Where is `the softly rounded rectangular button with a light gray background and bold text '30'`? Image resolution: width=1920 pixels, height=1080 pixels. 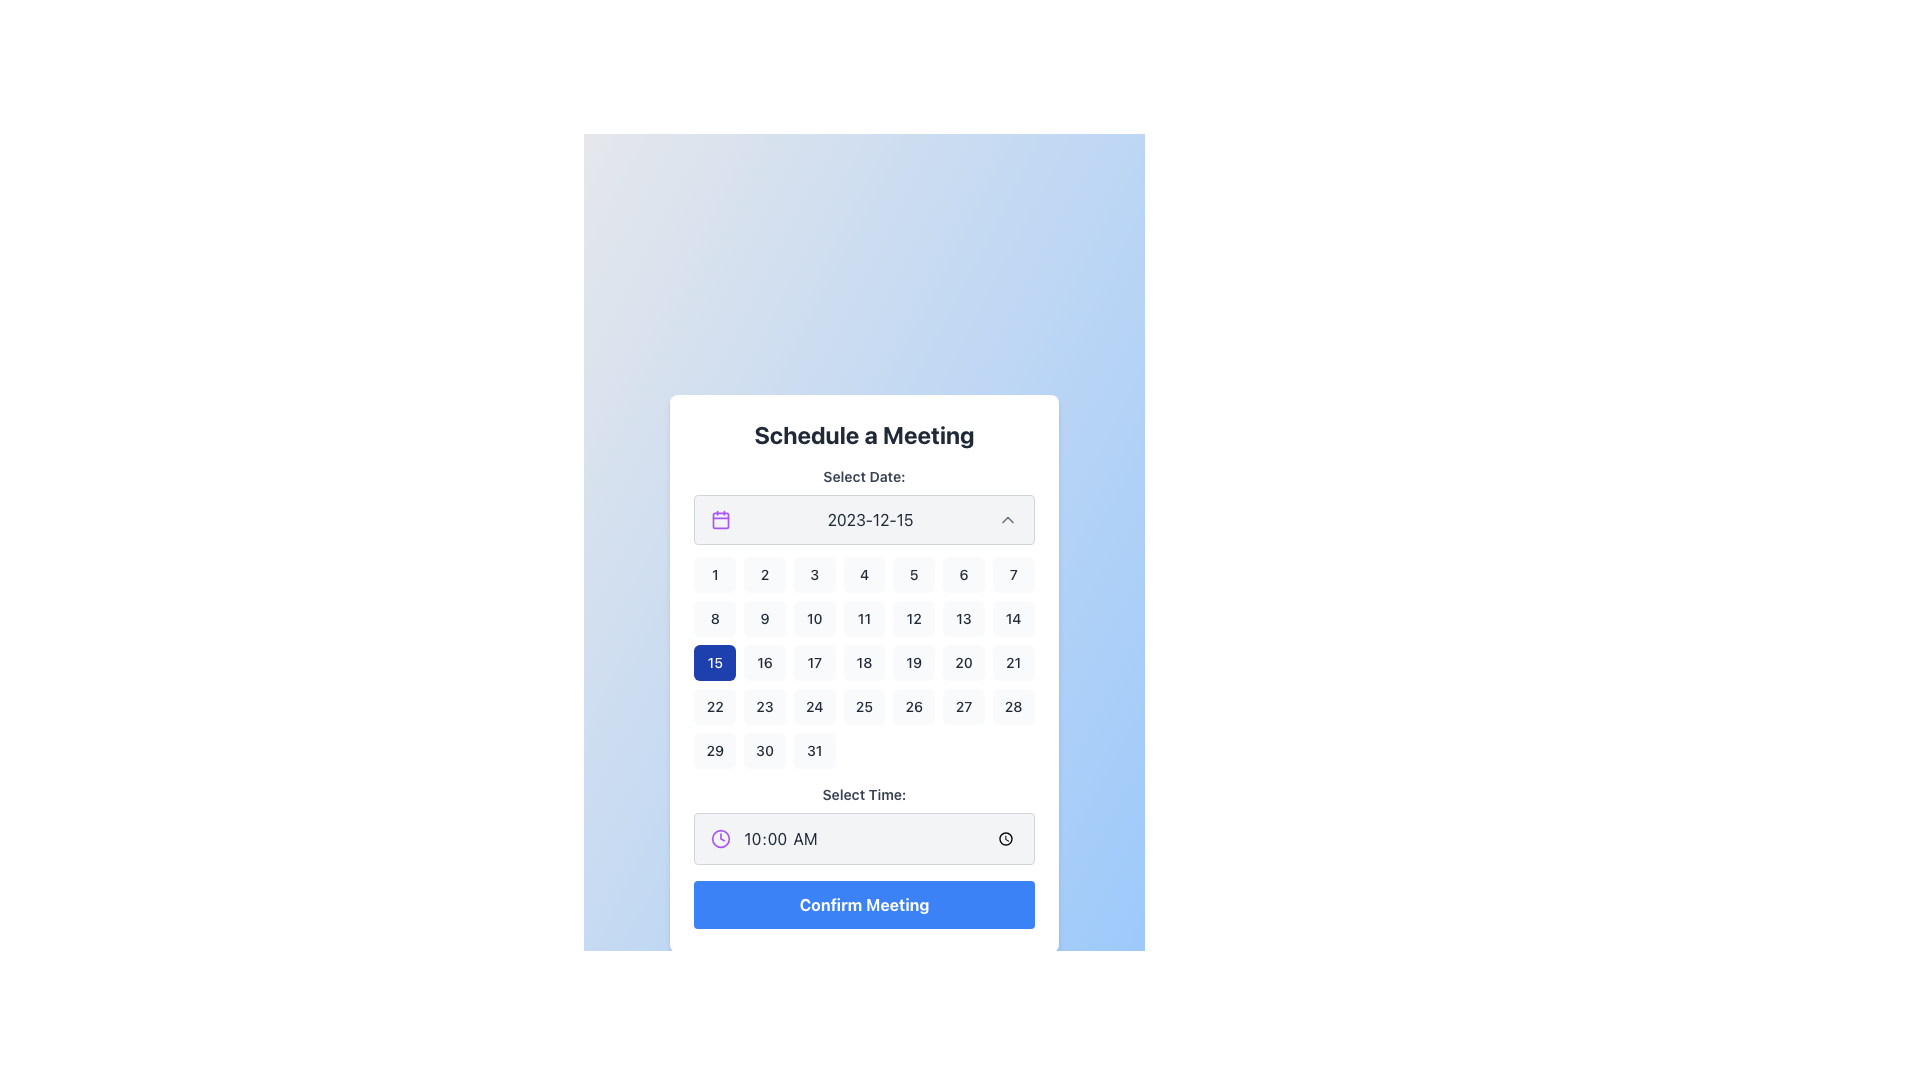
the softly rounded rectangular button with a light gray background and bold text '30' is located at coordinates (763, 751).